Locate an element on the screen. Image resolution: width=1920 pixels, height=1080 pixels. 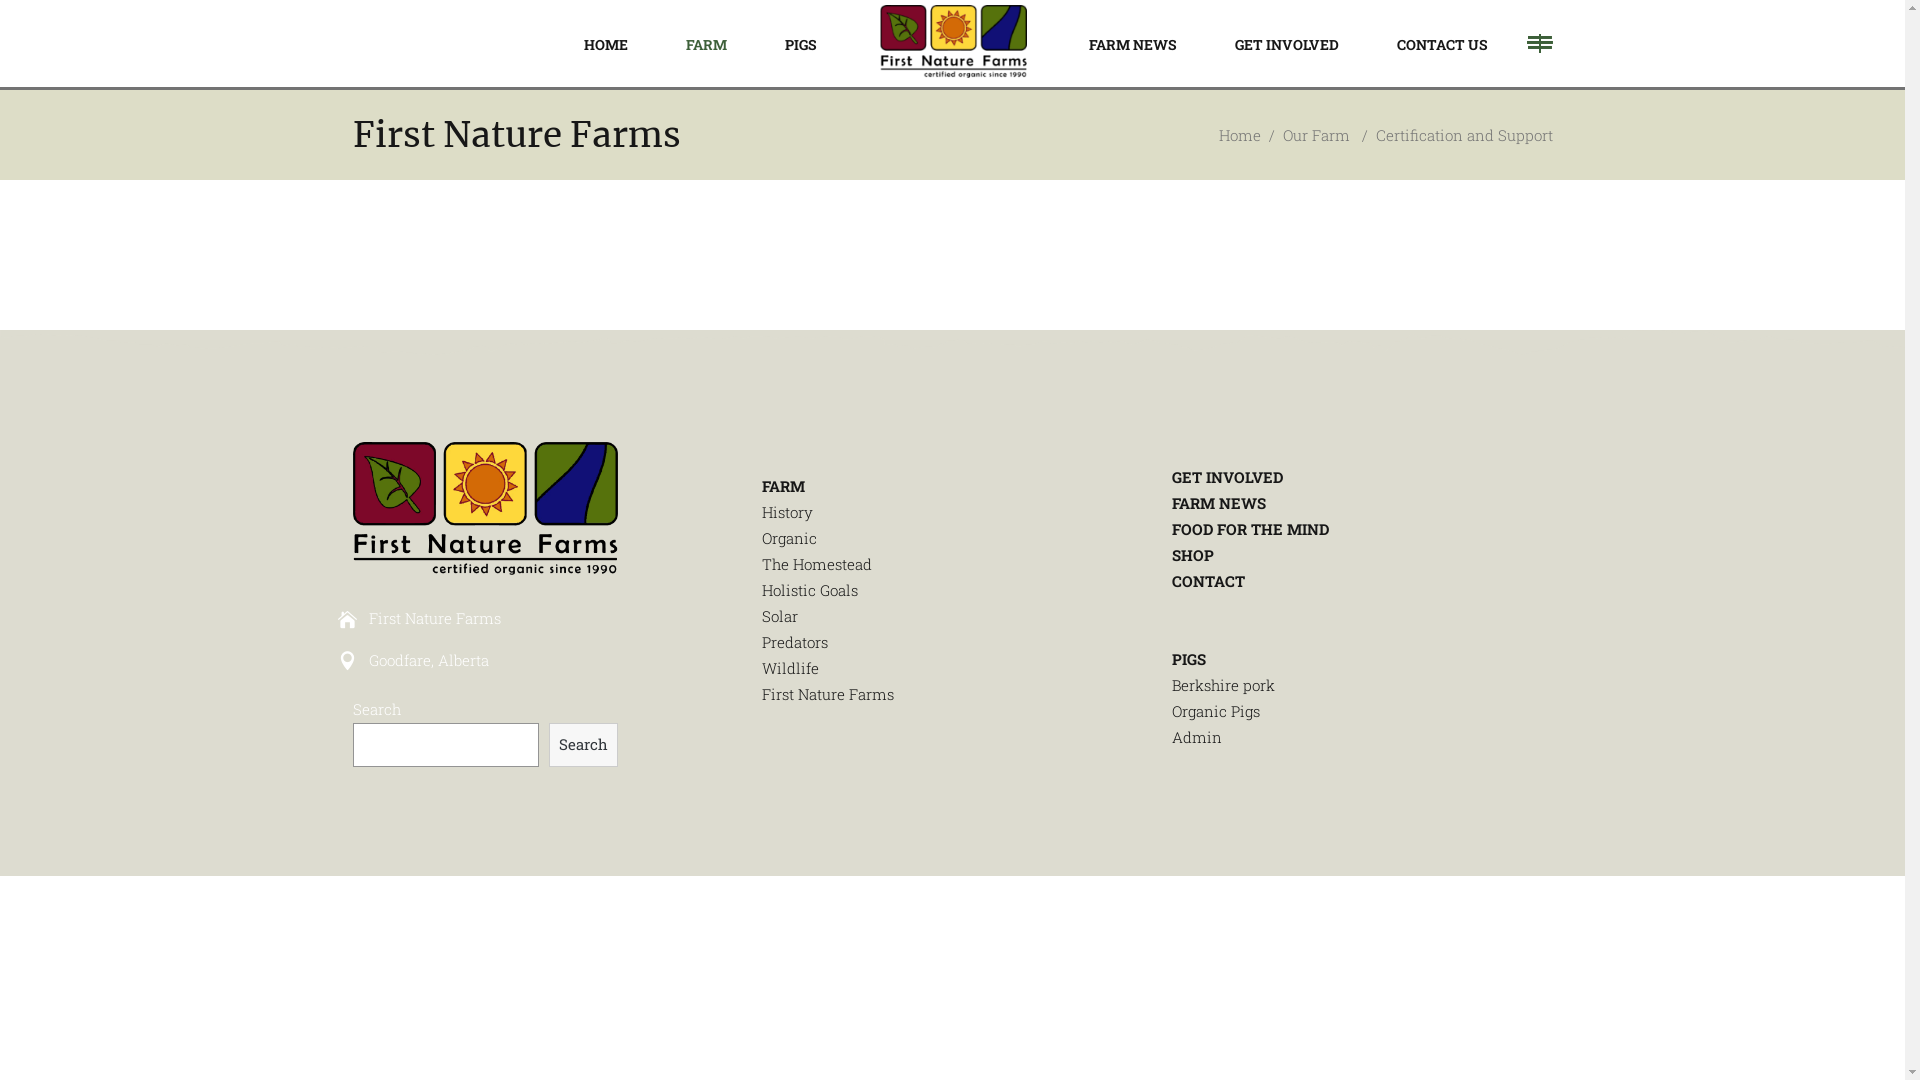
'The Homestead' is located at coordinates (816, 563).